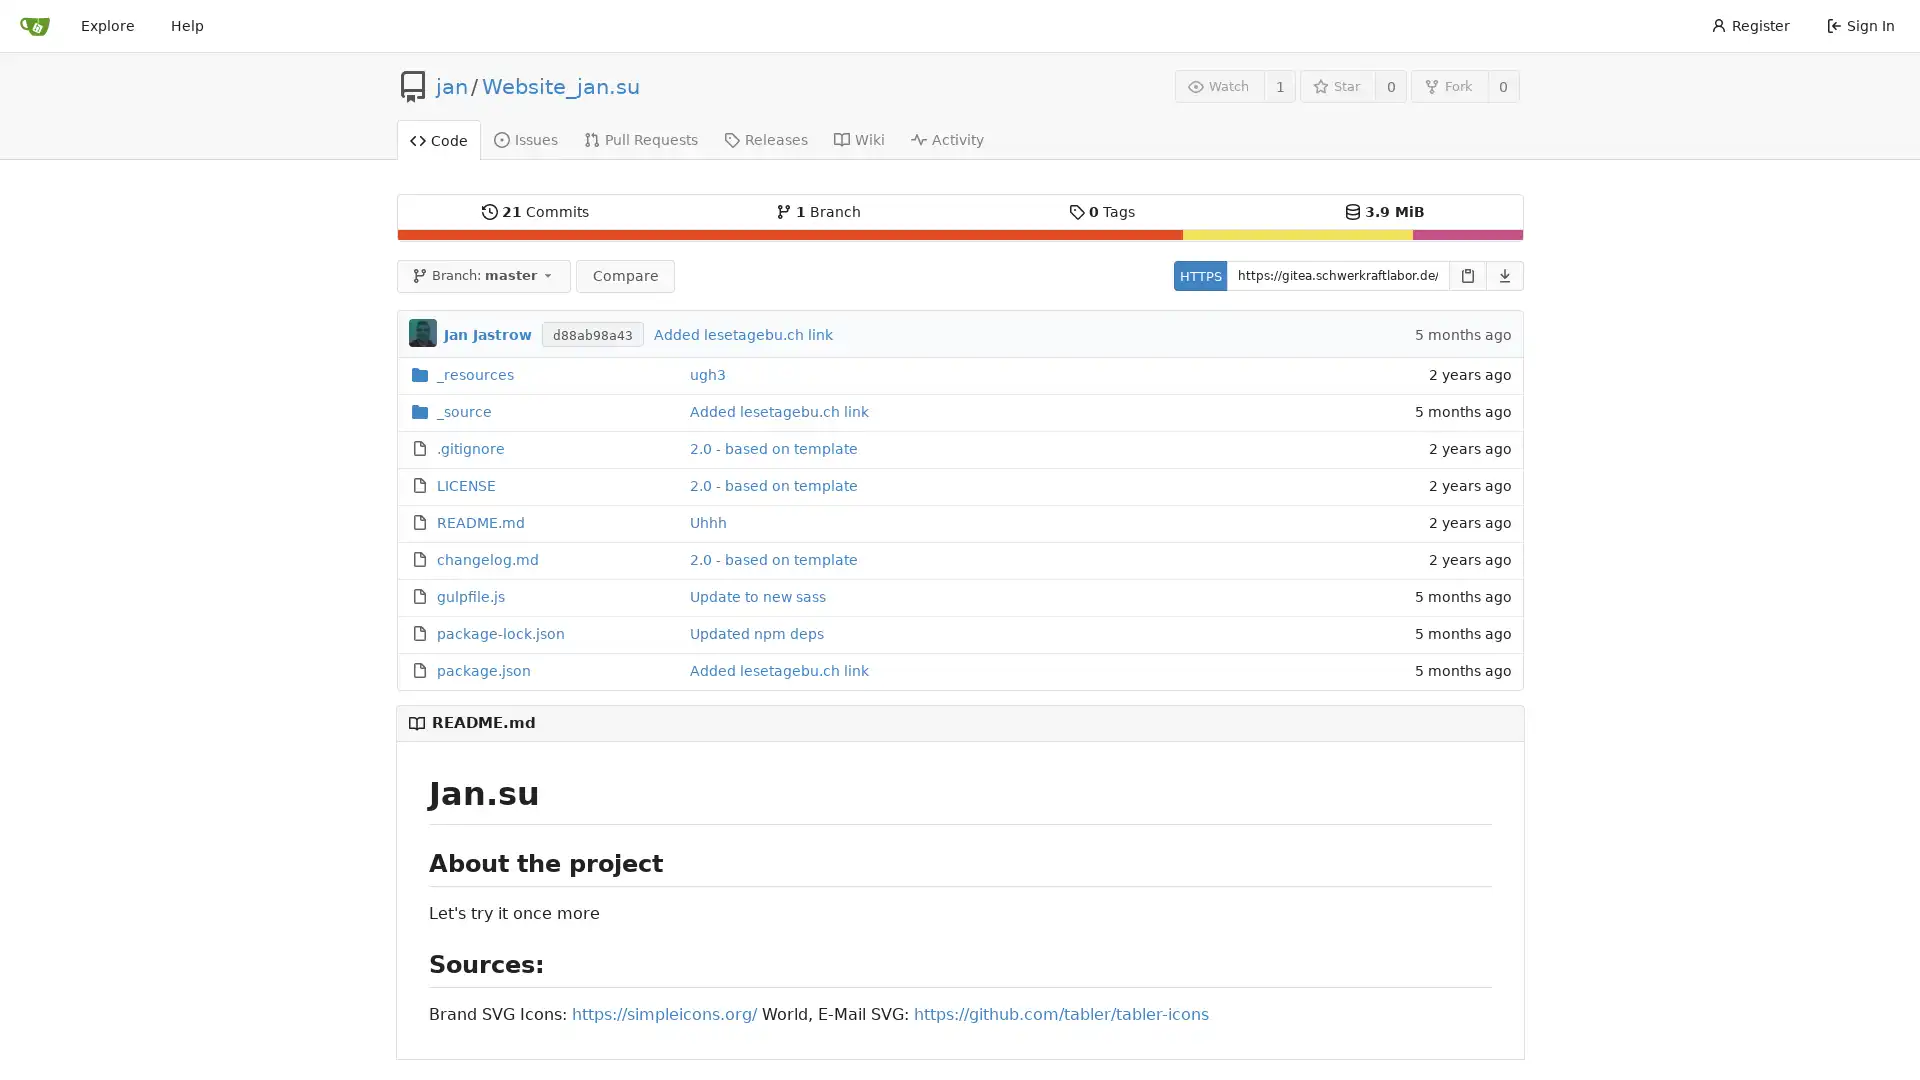  Describe the element at coordinates (1199, 276) in the screenshot. I see `HTTPS` at that location.